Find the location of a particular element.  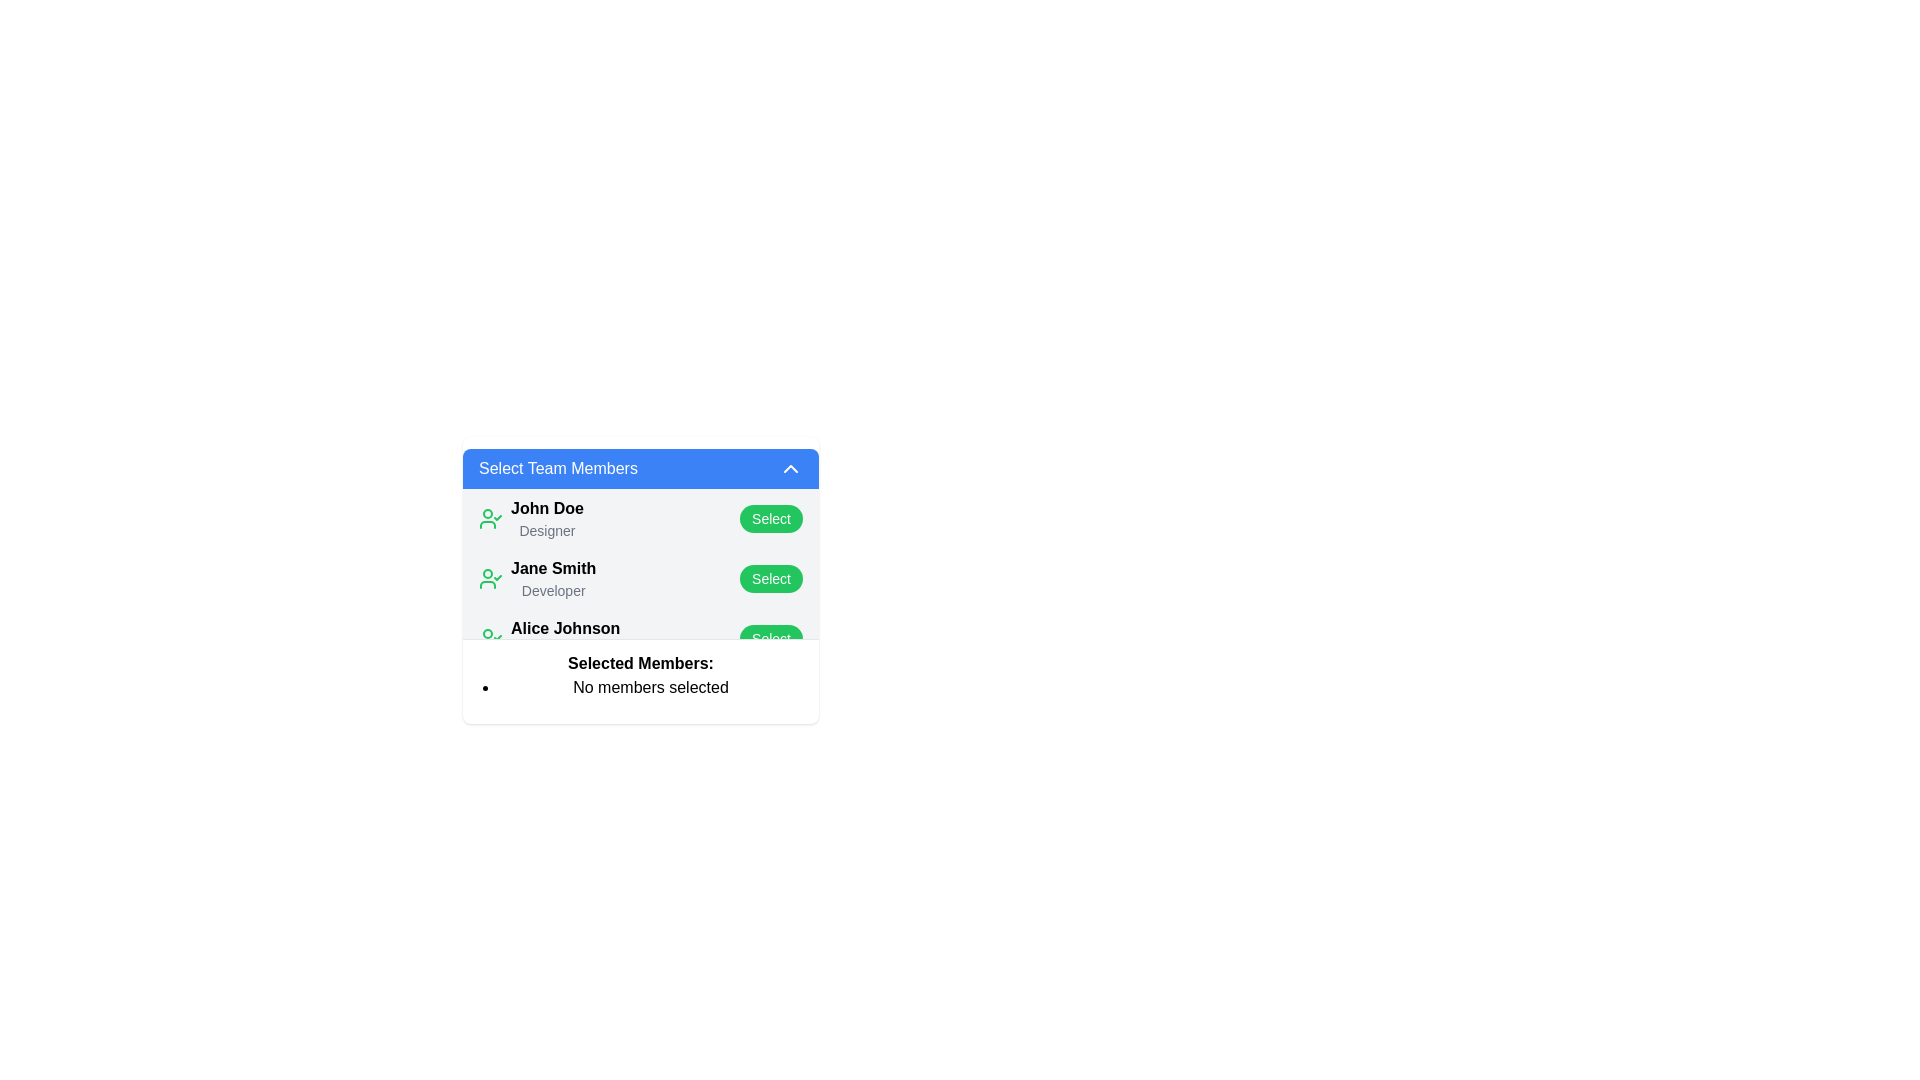

the green 'Select' button with white text, which is located to the right of 'Jane Smith, Developer' in the team members list is located at coordinates (770, 578).